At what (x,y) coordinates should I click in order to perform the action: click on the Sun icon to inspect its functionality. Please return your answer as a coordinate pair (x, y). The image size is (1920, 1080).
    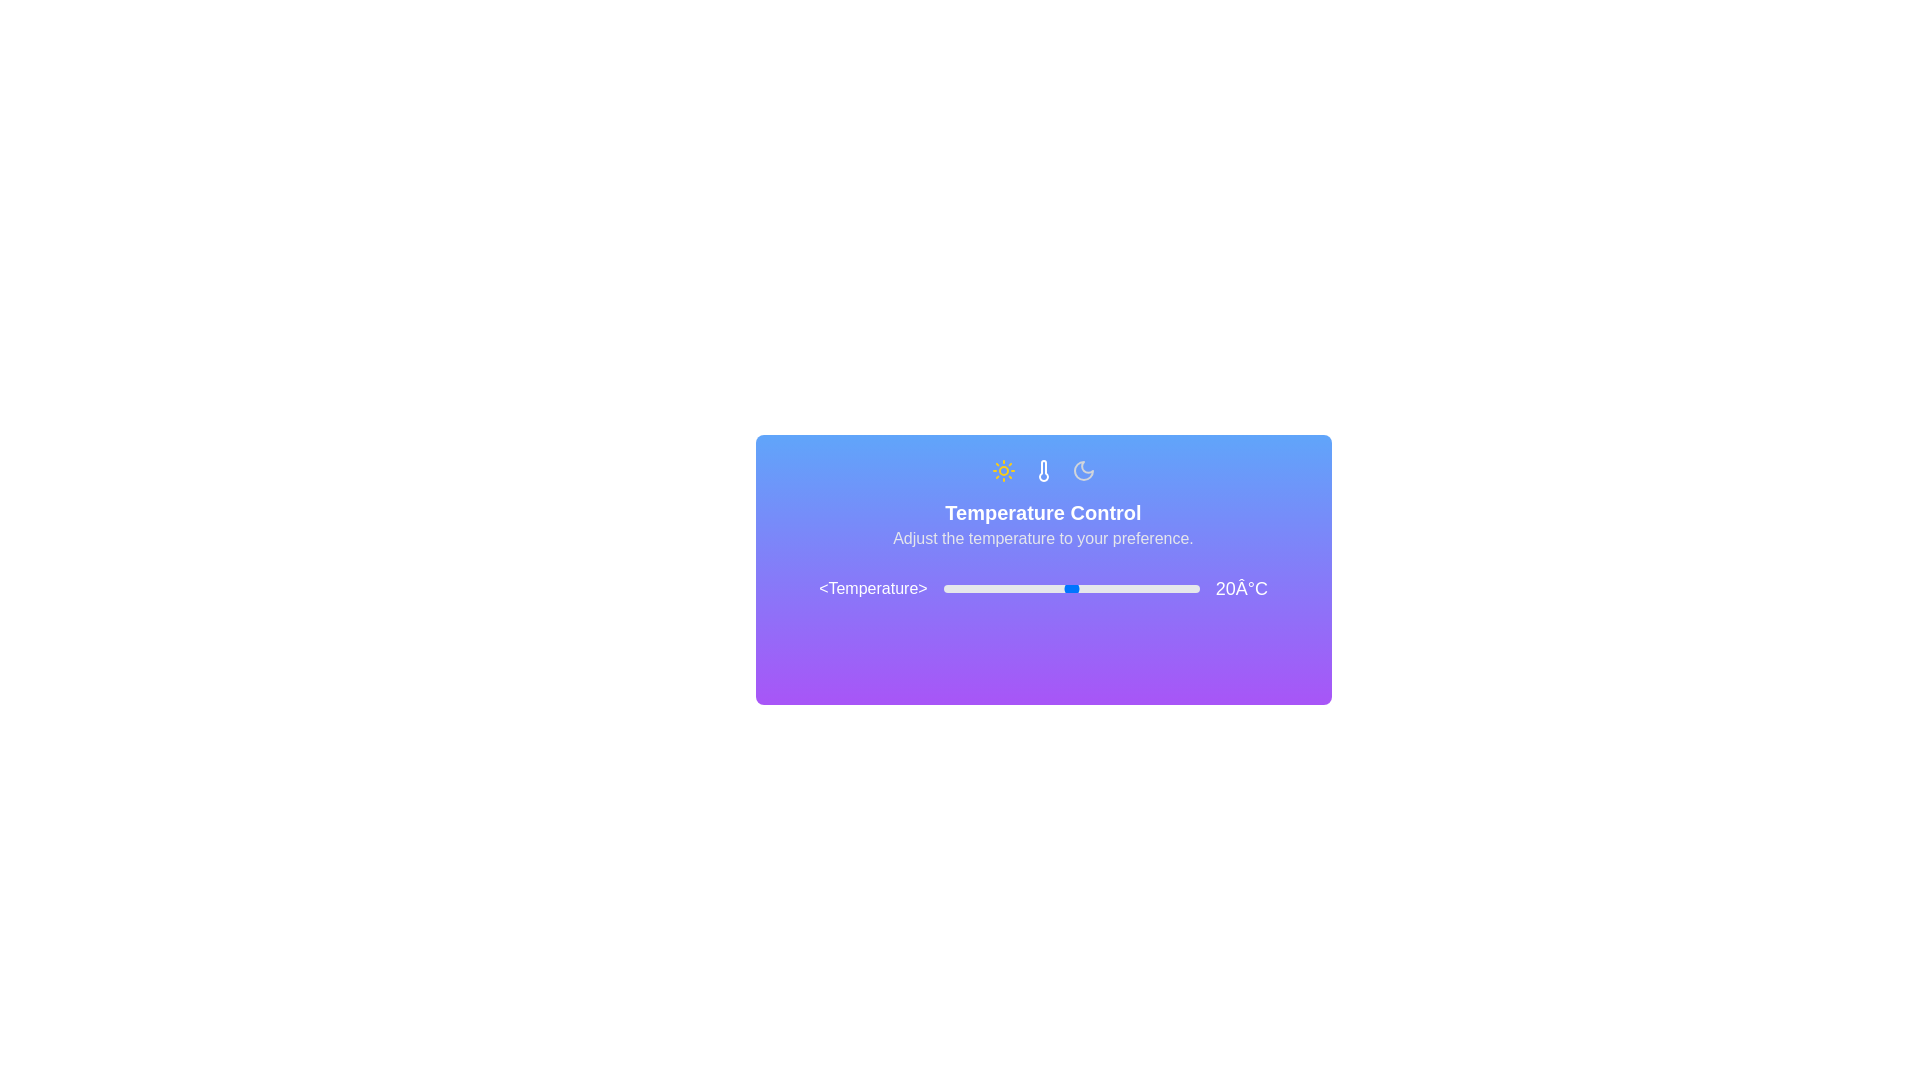
    Looking at the image, I should click on (1003, 470).